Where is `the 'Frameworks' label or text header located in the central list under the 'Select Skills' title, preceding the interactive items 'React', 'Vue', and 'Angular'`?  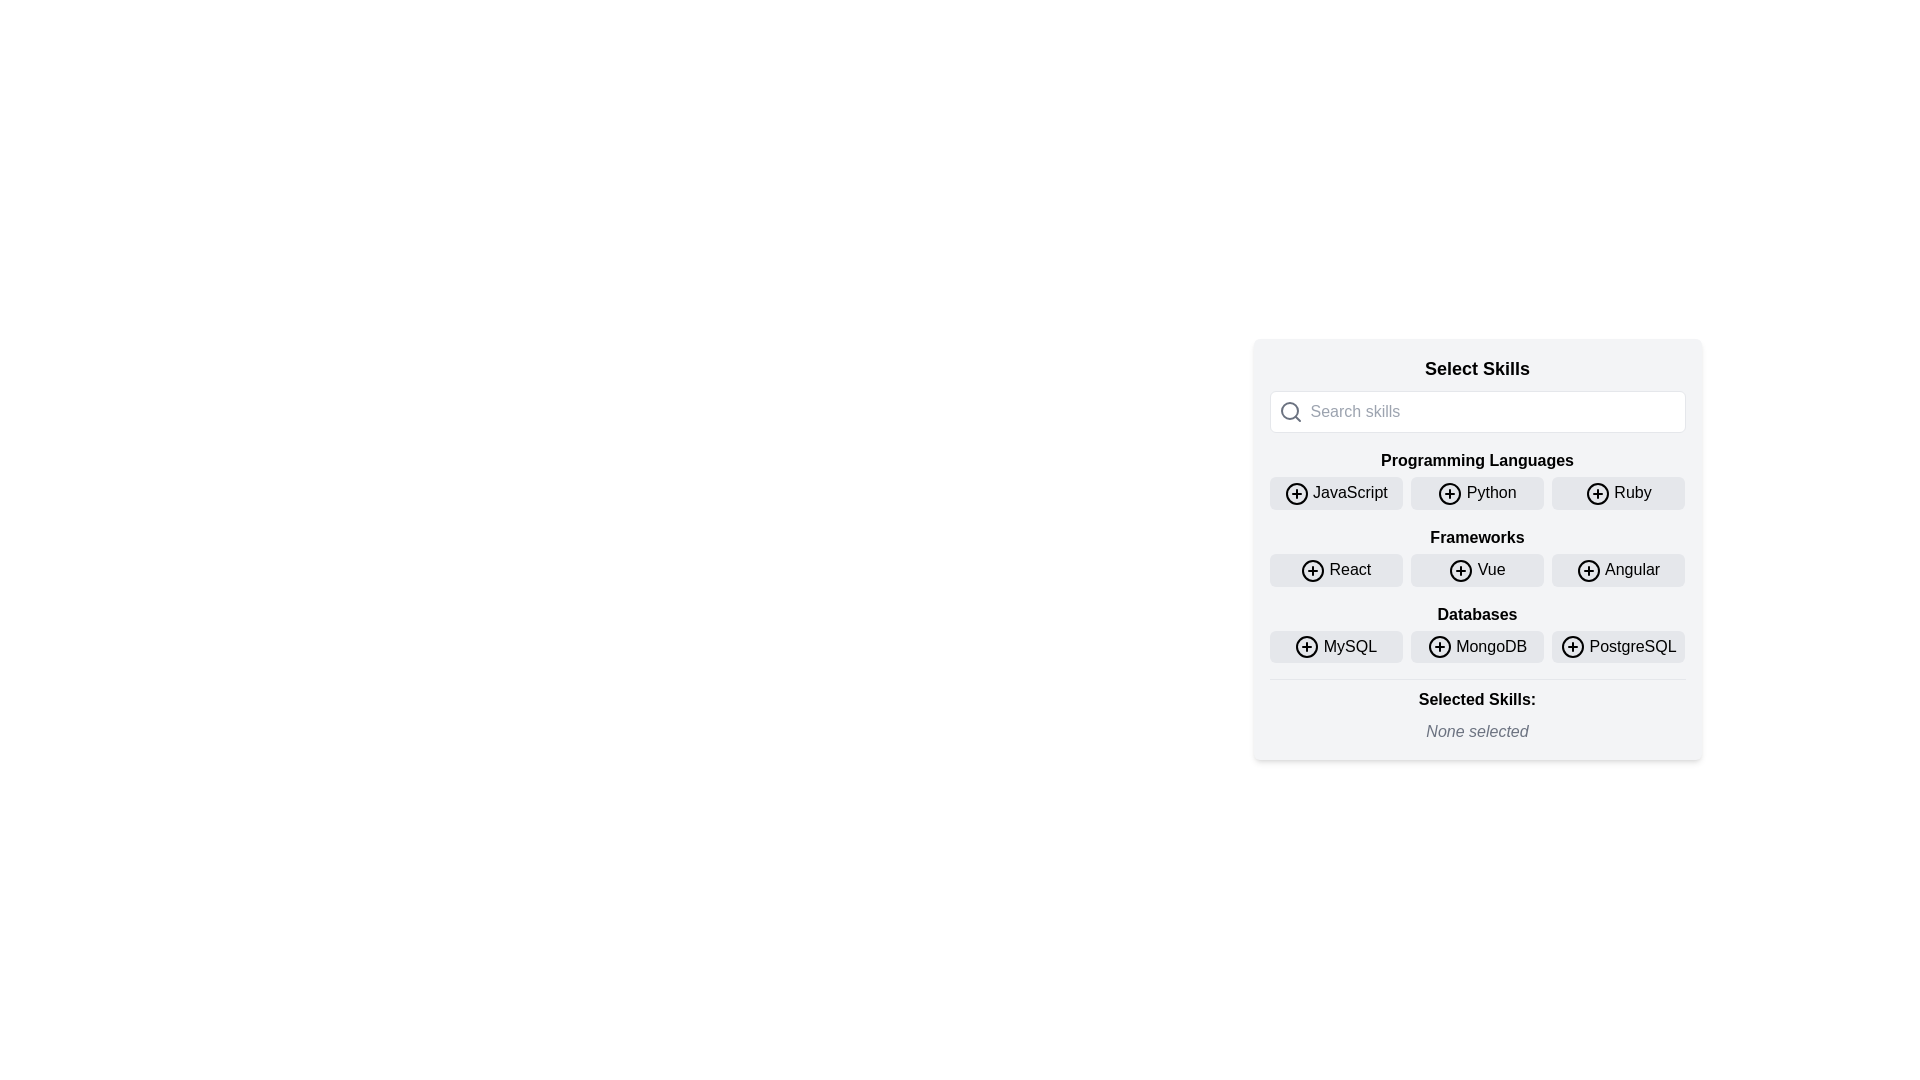
the 'Frameworks' label or text header located in the central list under the 'Select Skills' title, preceding the interactive items 'React', 'Vue', and 'Angular' is located at coordinates (1477, 536).